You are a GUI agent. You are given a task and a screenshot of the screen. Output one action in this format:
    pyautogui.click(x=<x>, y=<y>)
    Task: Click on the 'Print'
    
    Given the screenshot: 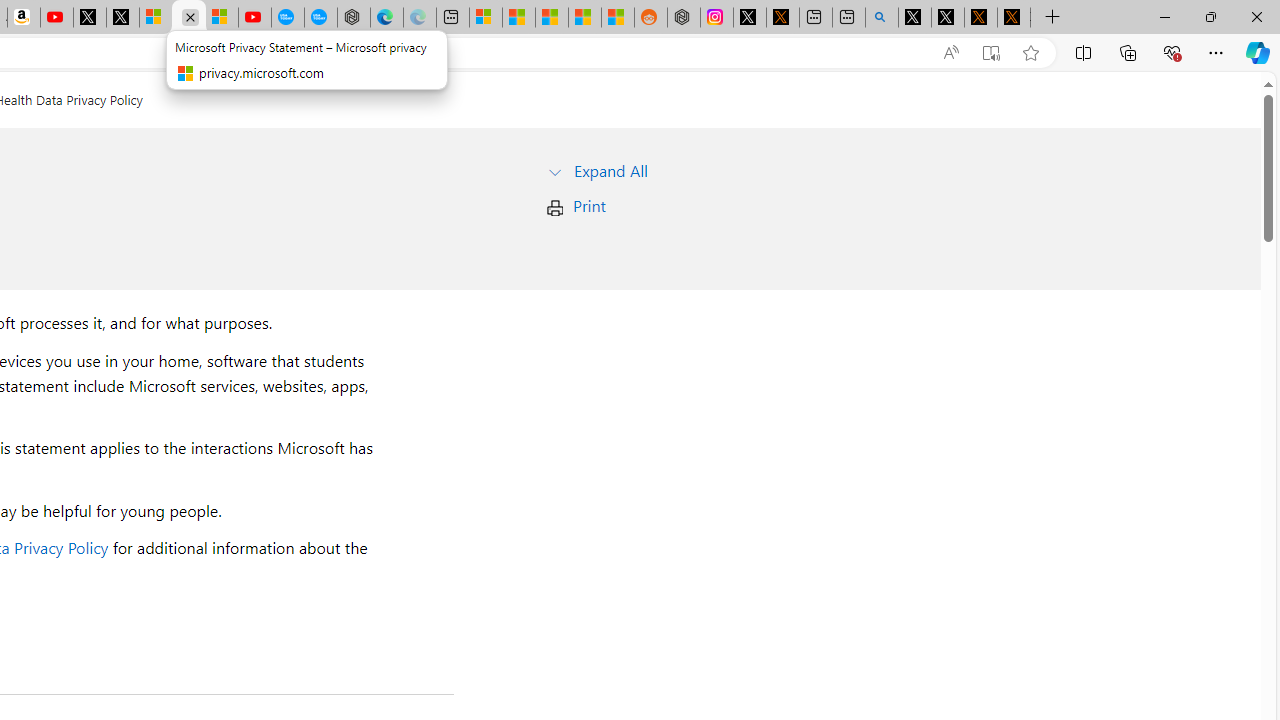 What is the action you would take?
    pyautogui.click(x=588, y=205)
    